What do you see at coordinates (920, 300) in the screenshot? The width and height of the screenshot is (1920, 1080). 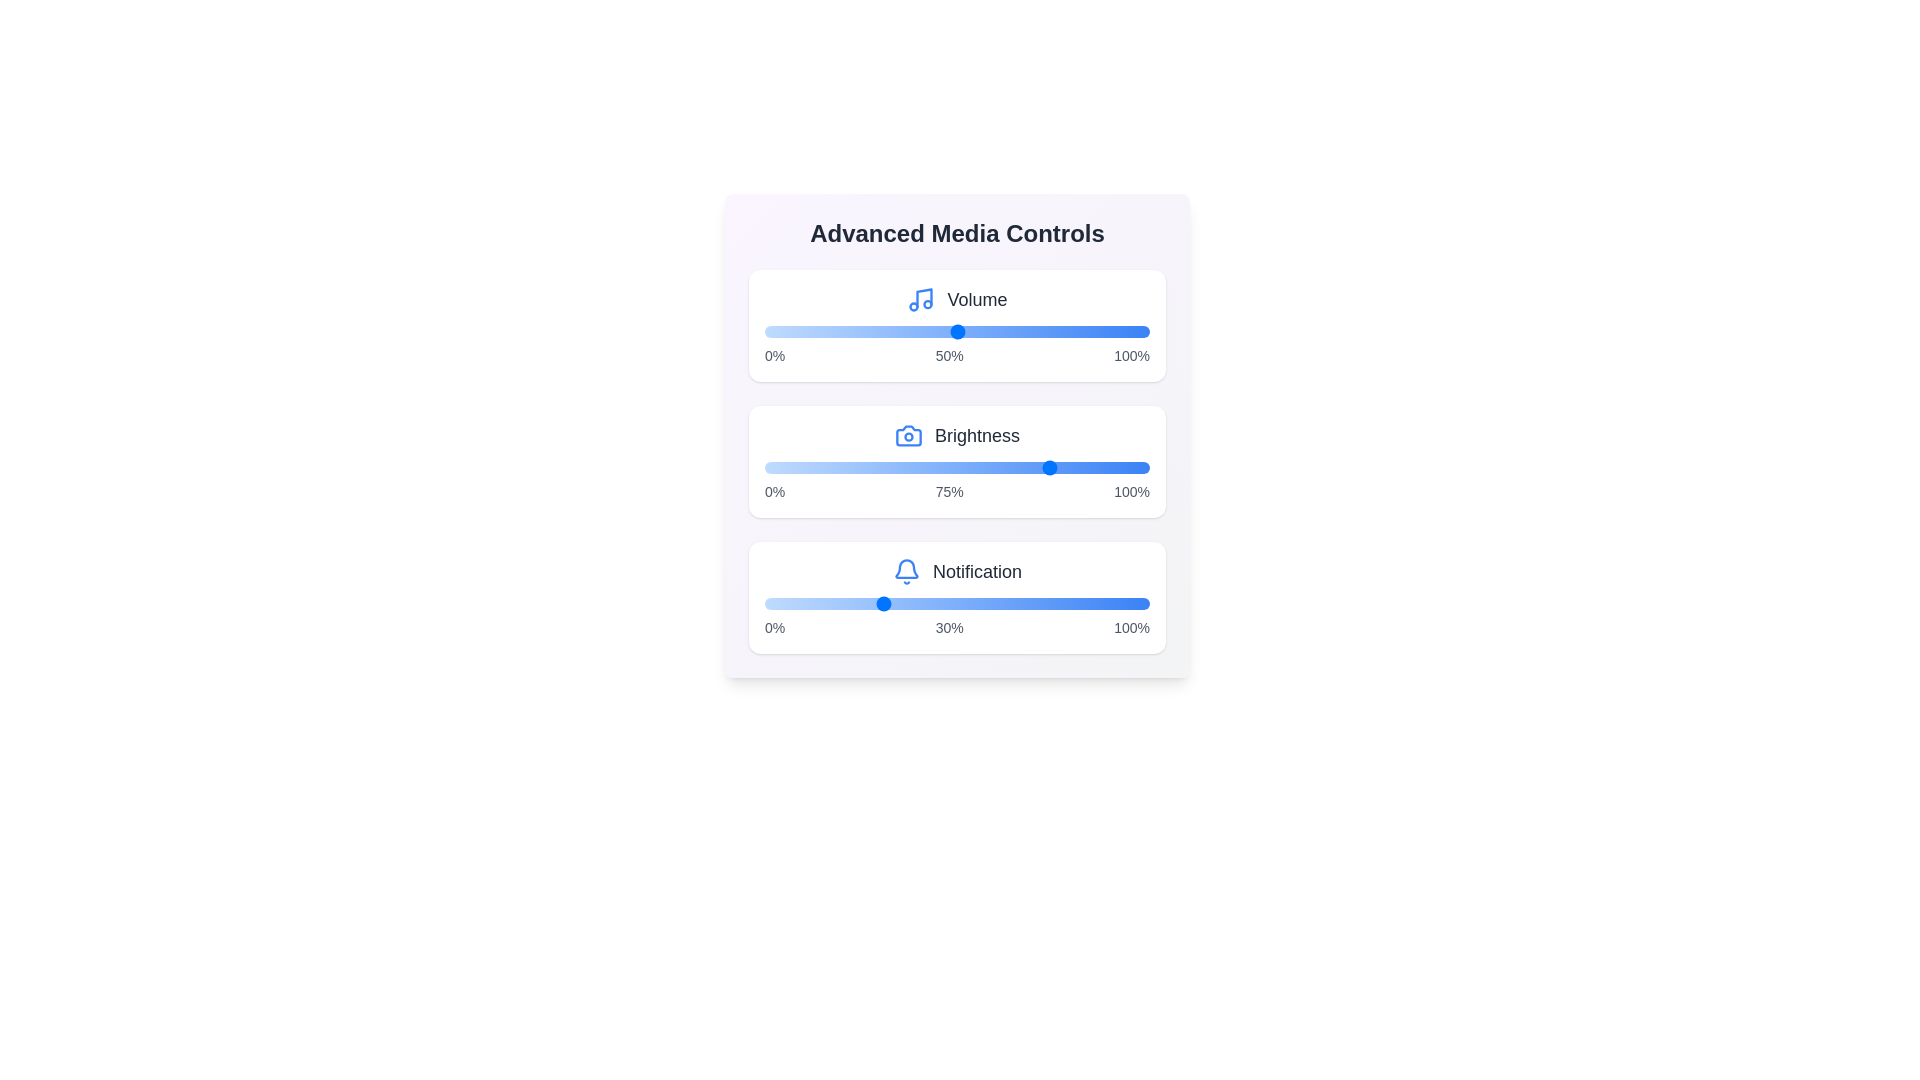 I see `the Volume icon to appreciate its aesthetic` at bounding box center [920, 300].